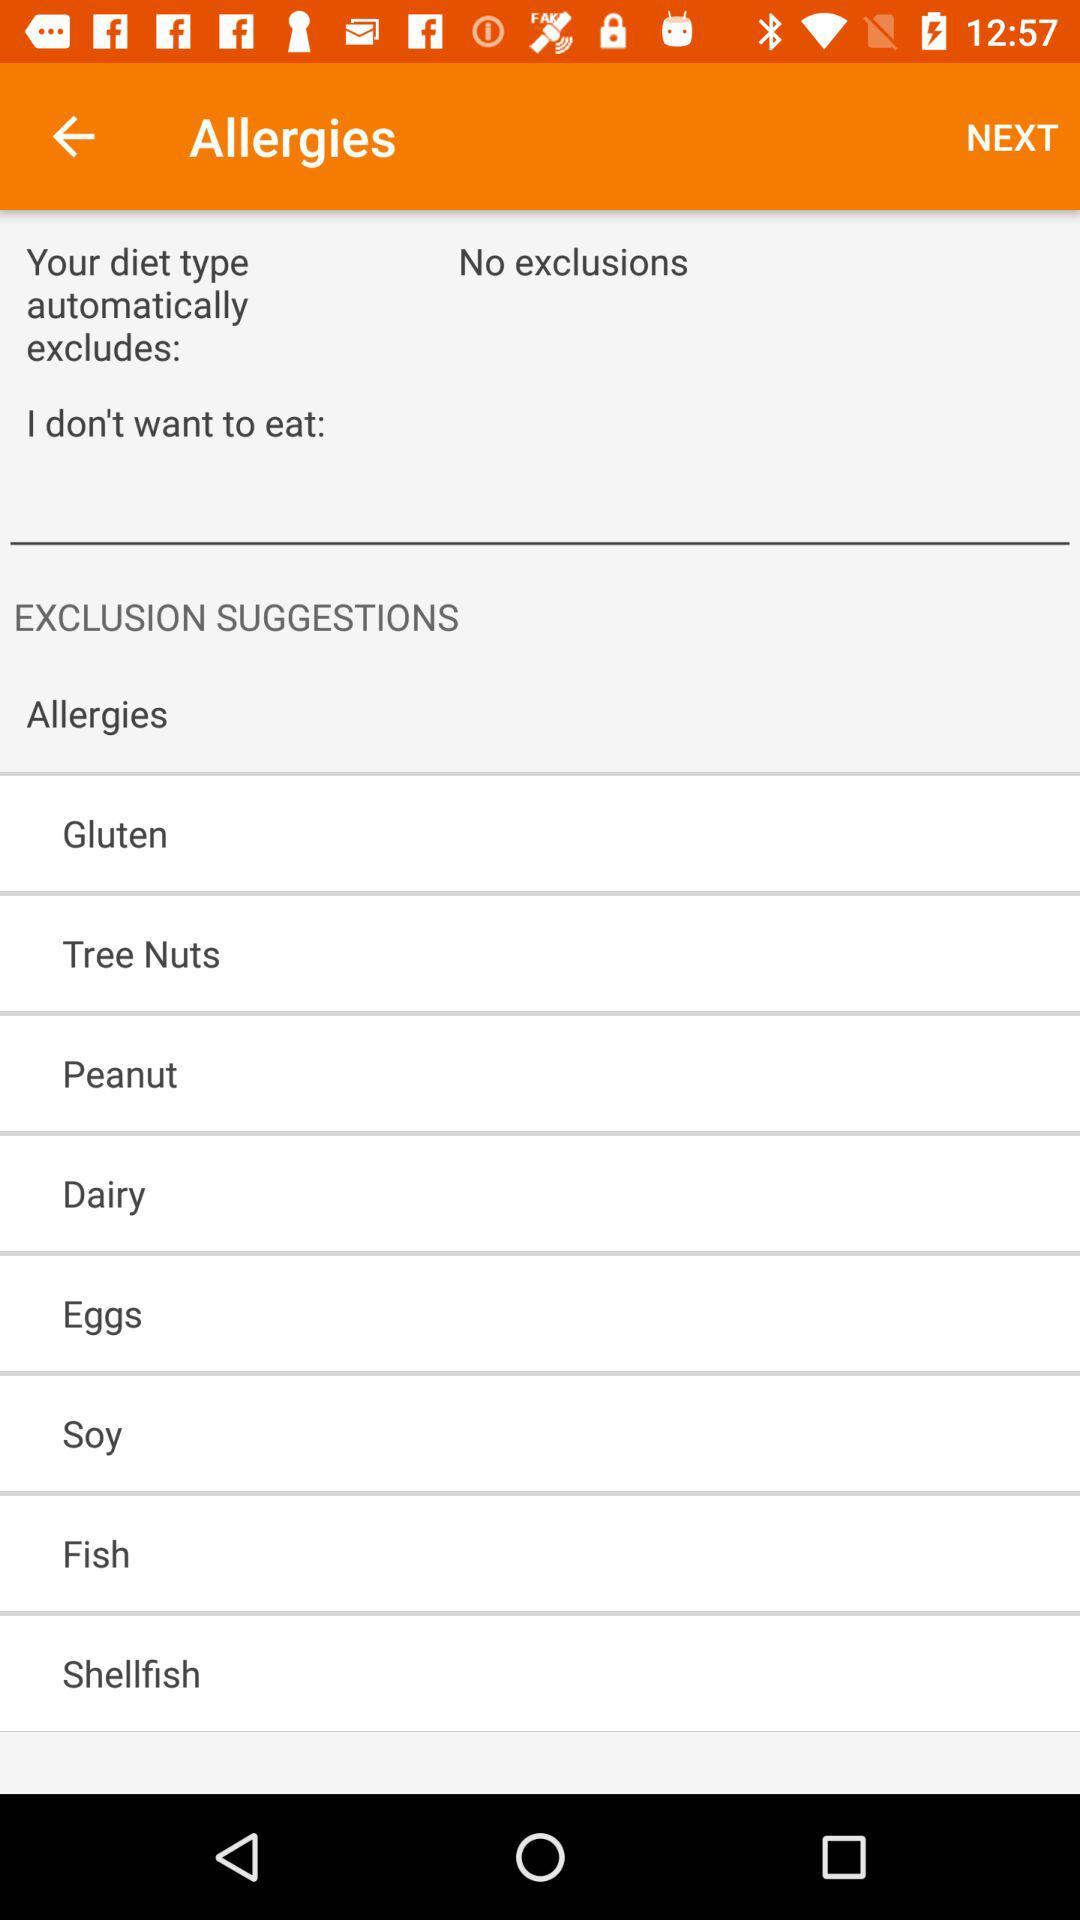 Image resolution: width=1080 pixels, height=1920 pixels. I want to click on eggs, so click(482, 1313).